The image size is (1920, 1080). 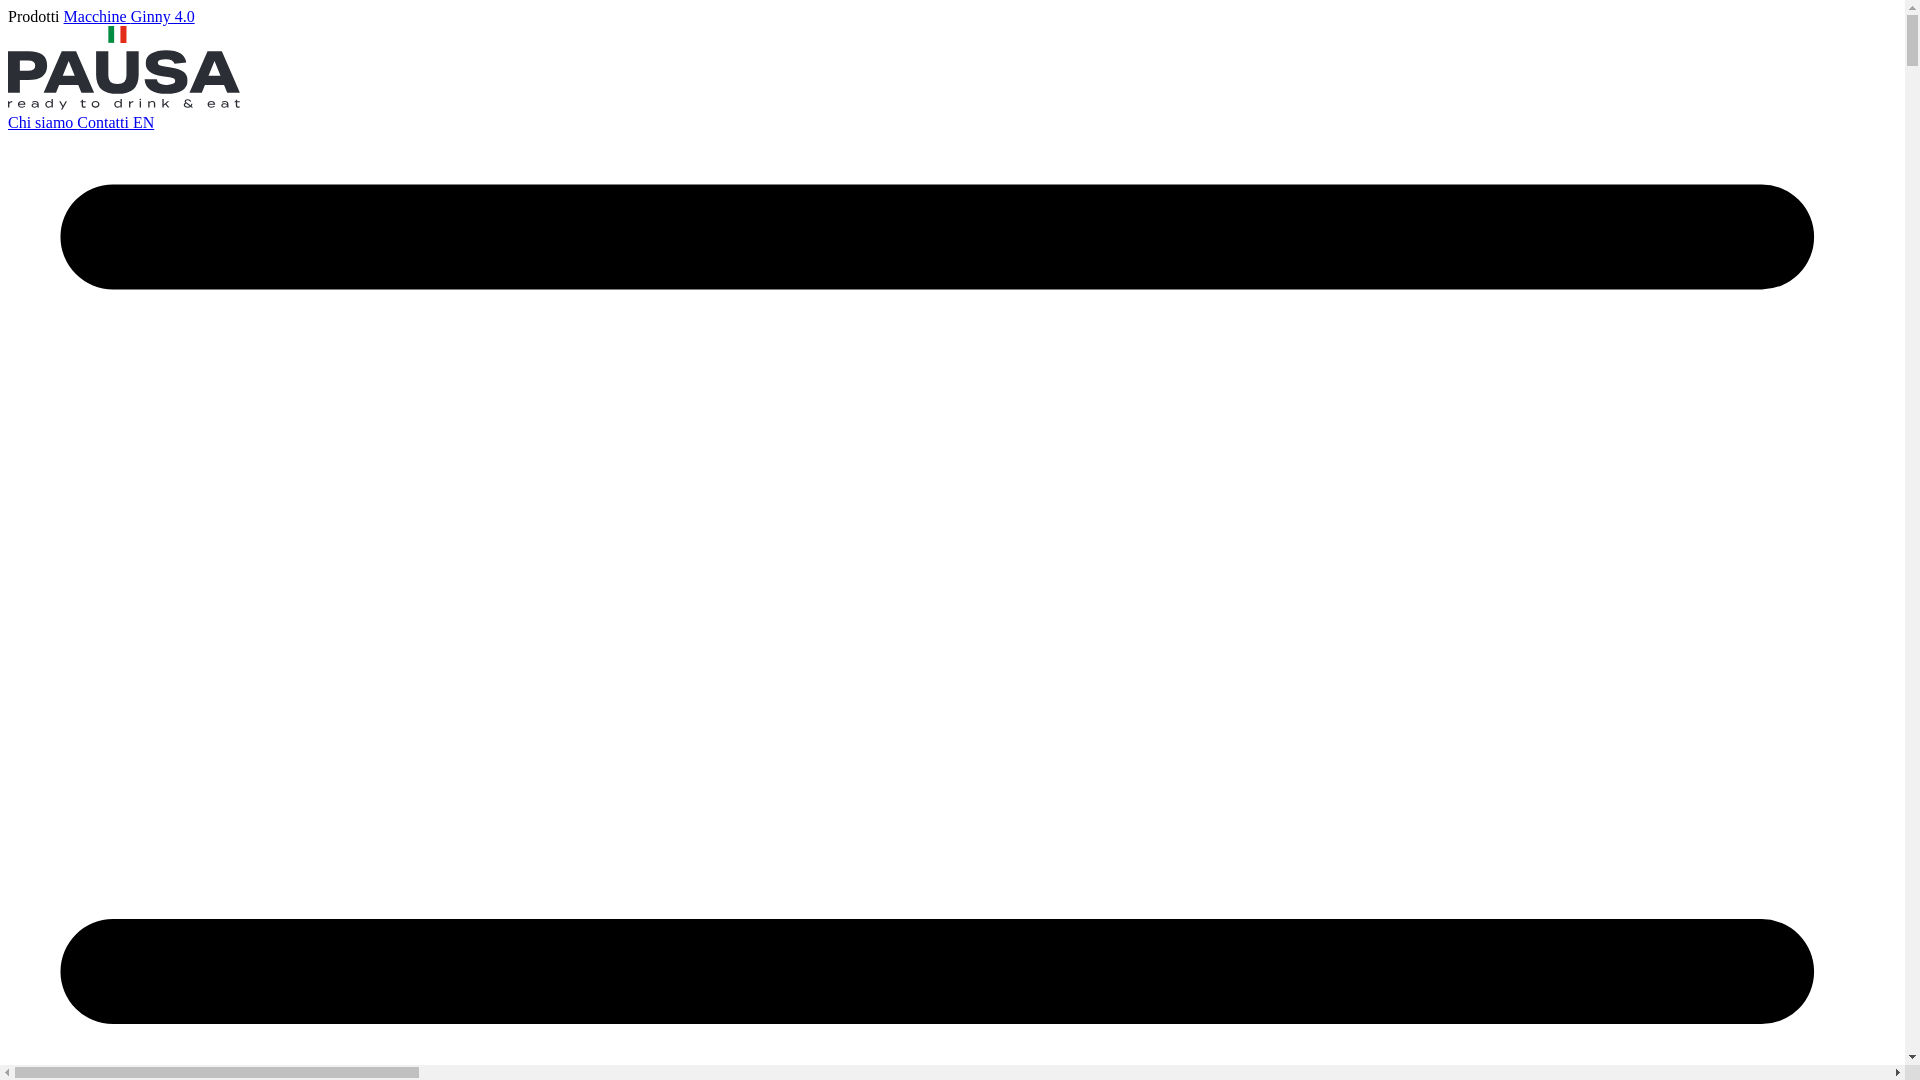 What do you see at coordinates (96, 16) in the screenshot?
I see `'Macchine'` at bounding box center [96, 16].